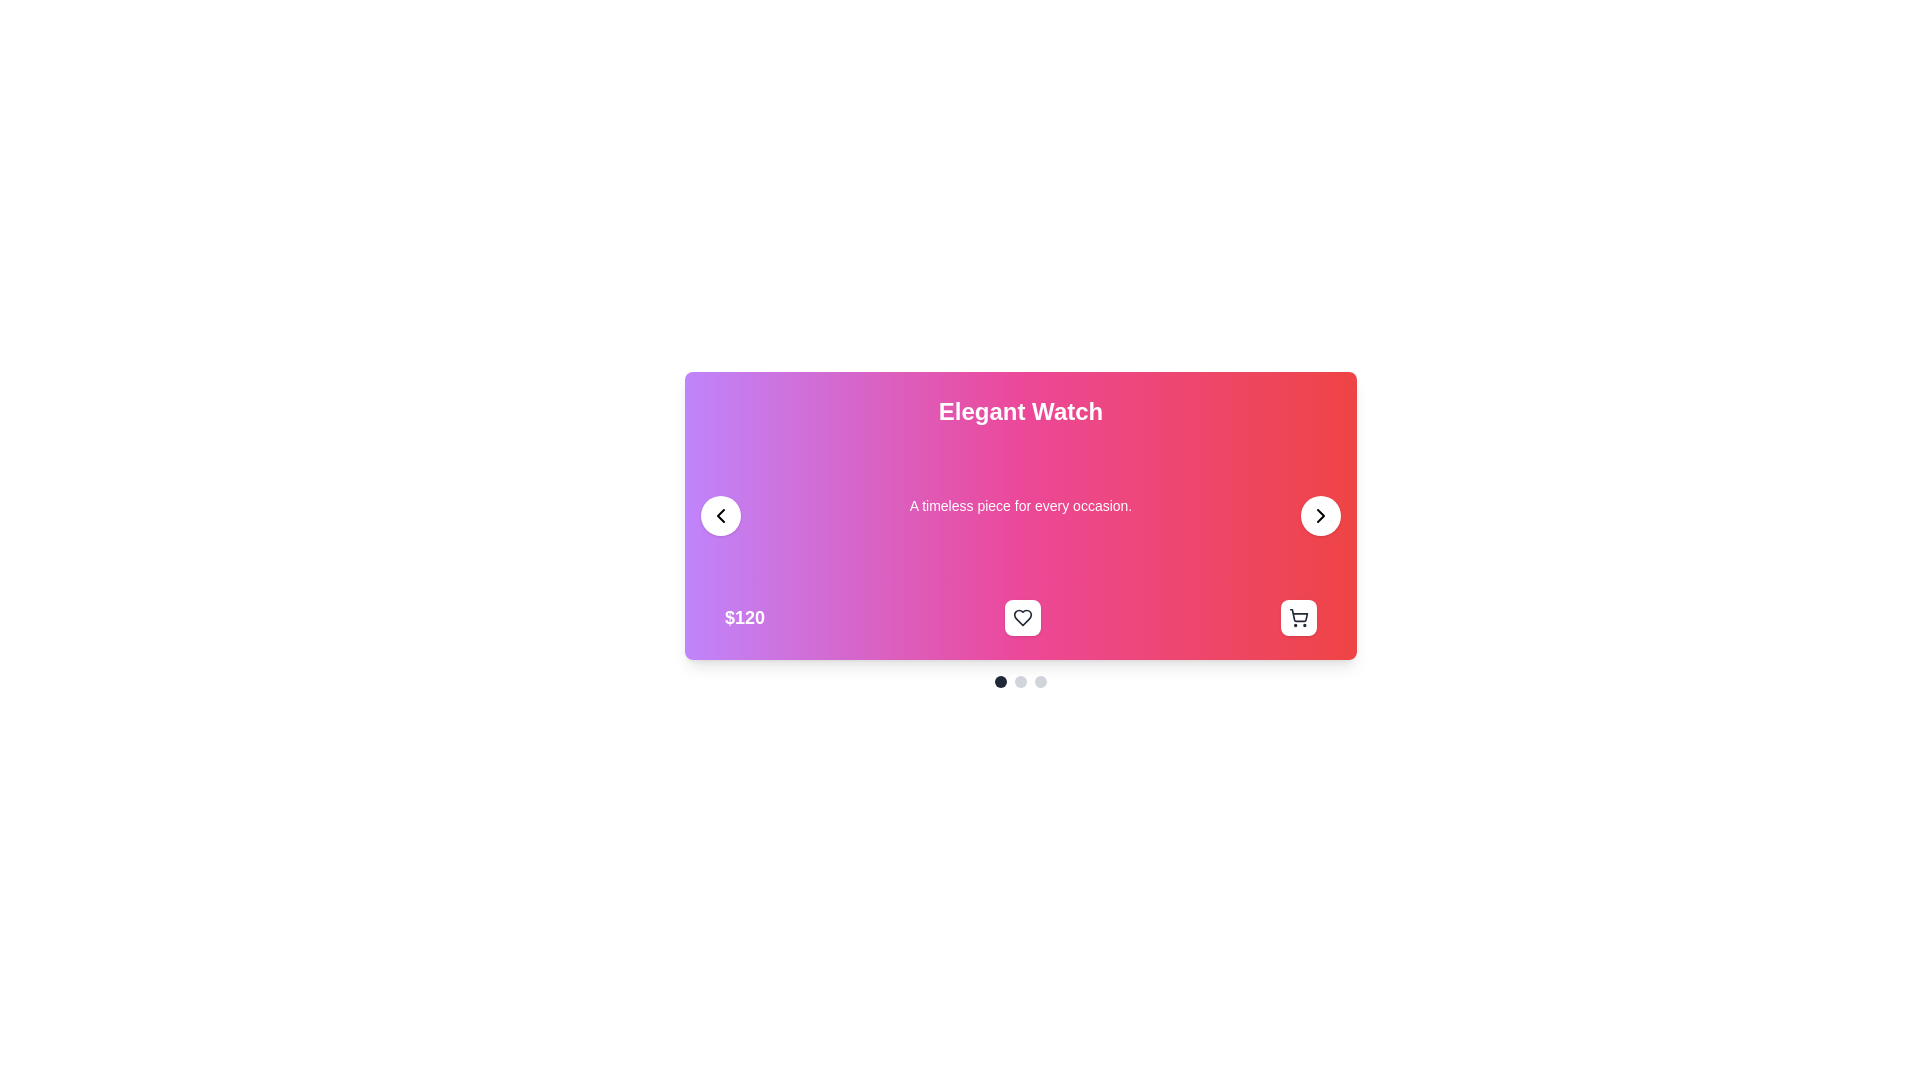  What do you see at coordinates (1297, 616) in the screenshot?
I see `the shopping cart icon located at the bottom-right corner of the card layout` at bounding box center [1297, 616].